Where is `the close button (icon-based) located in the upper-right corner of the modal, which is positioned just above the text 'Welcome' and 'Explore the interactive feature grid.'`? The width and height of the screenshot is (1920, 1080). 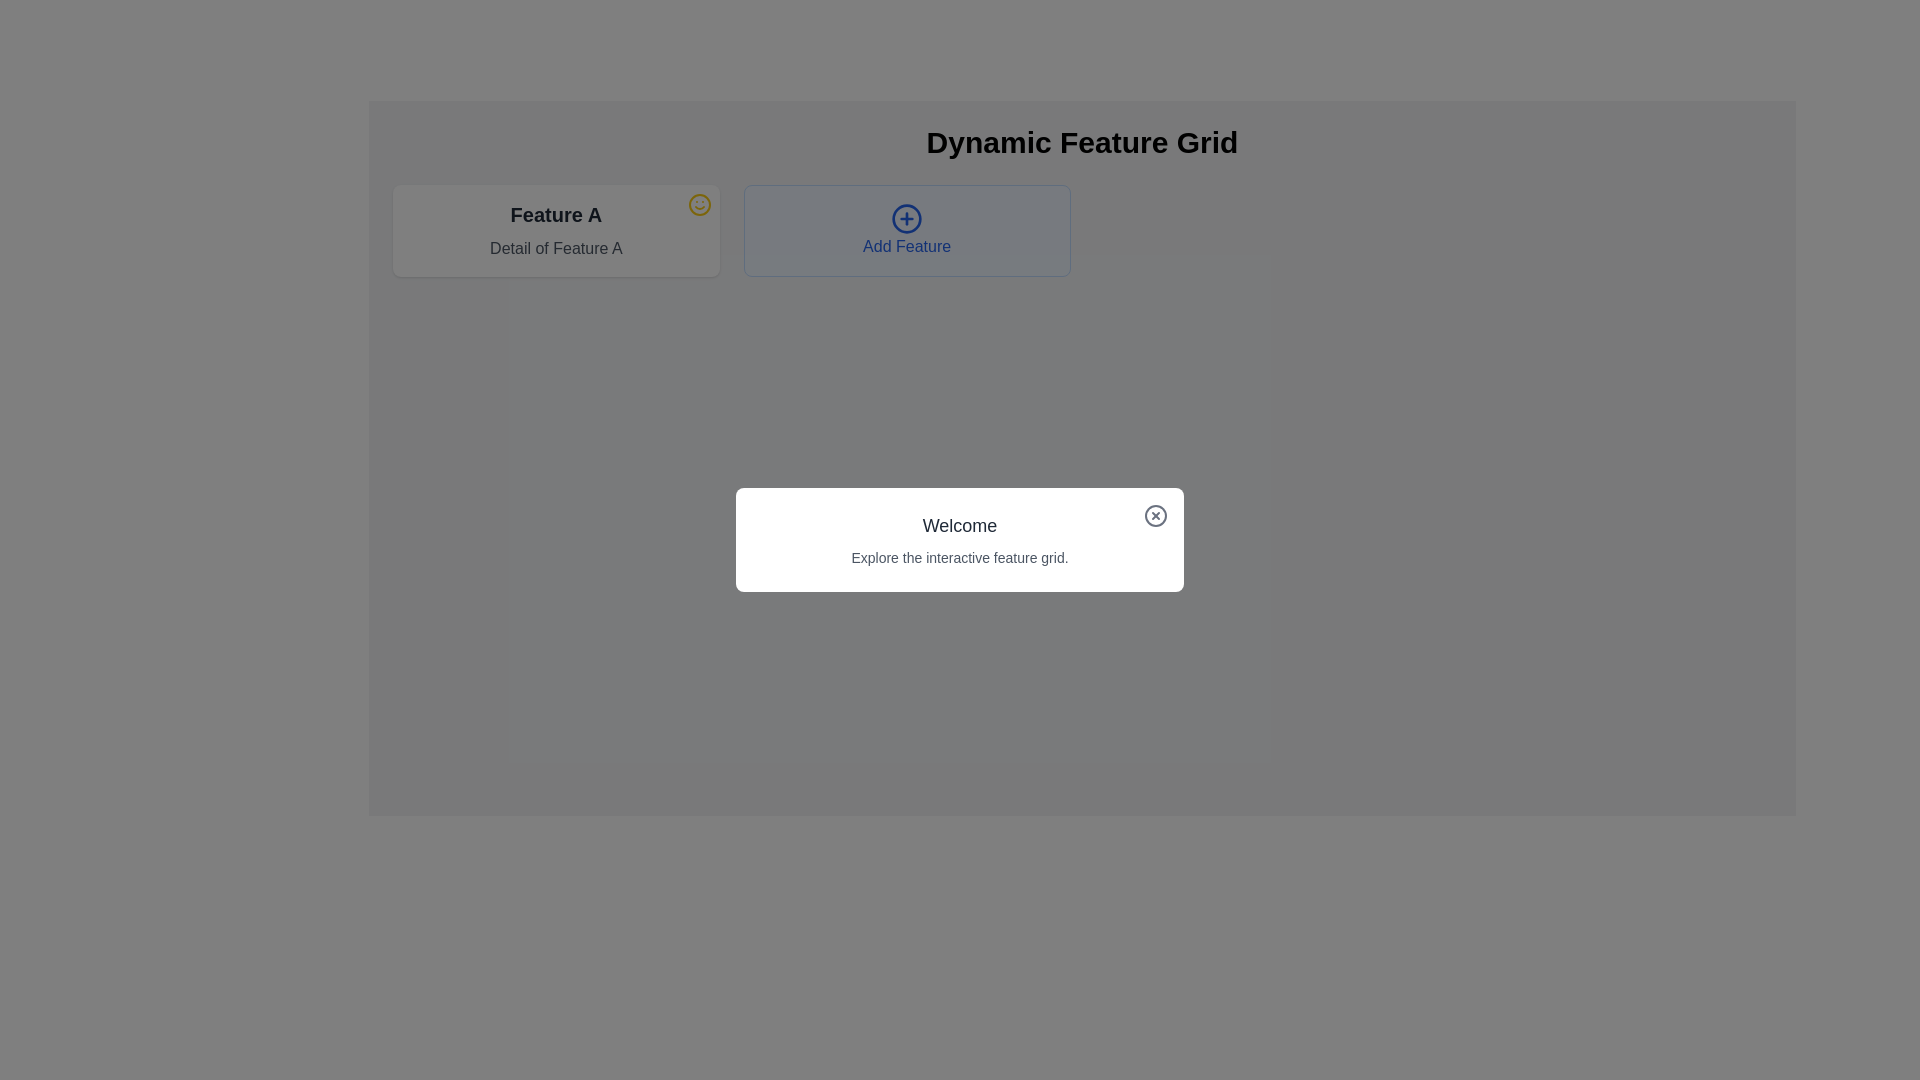 the close button (icon-based) located in the upper-right corner of the modal, which is positioned just above the text 'Welcome' and 'Explore the interactive feature grid.' is located at coordinates (1156, 515).